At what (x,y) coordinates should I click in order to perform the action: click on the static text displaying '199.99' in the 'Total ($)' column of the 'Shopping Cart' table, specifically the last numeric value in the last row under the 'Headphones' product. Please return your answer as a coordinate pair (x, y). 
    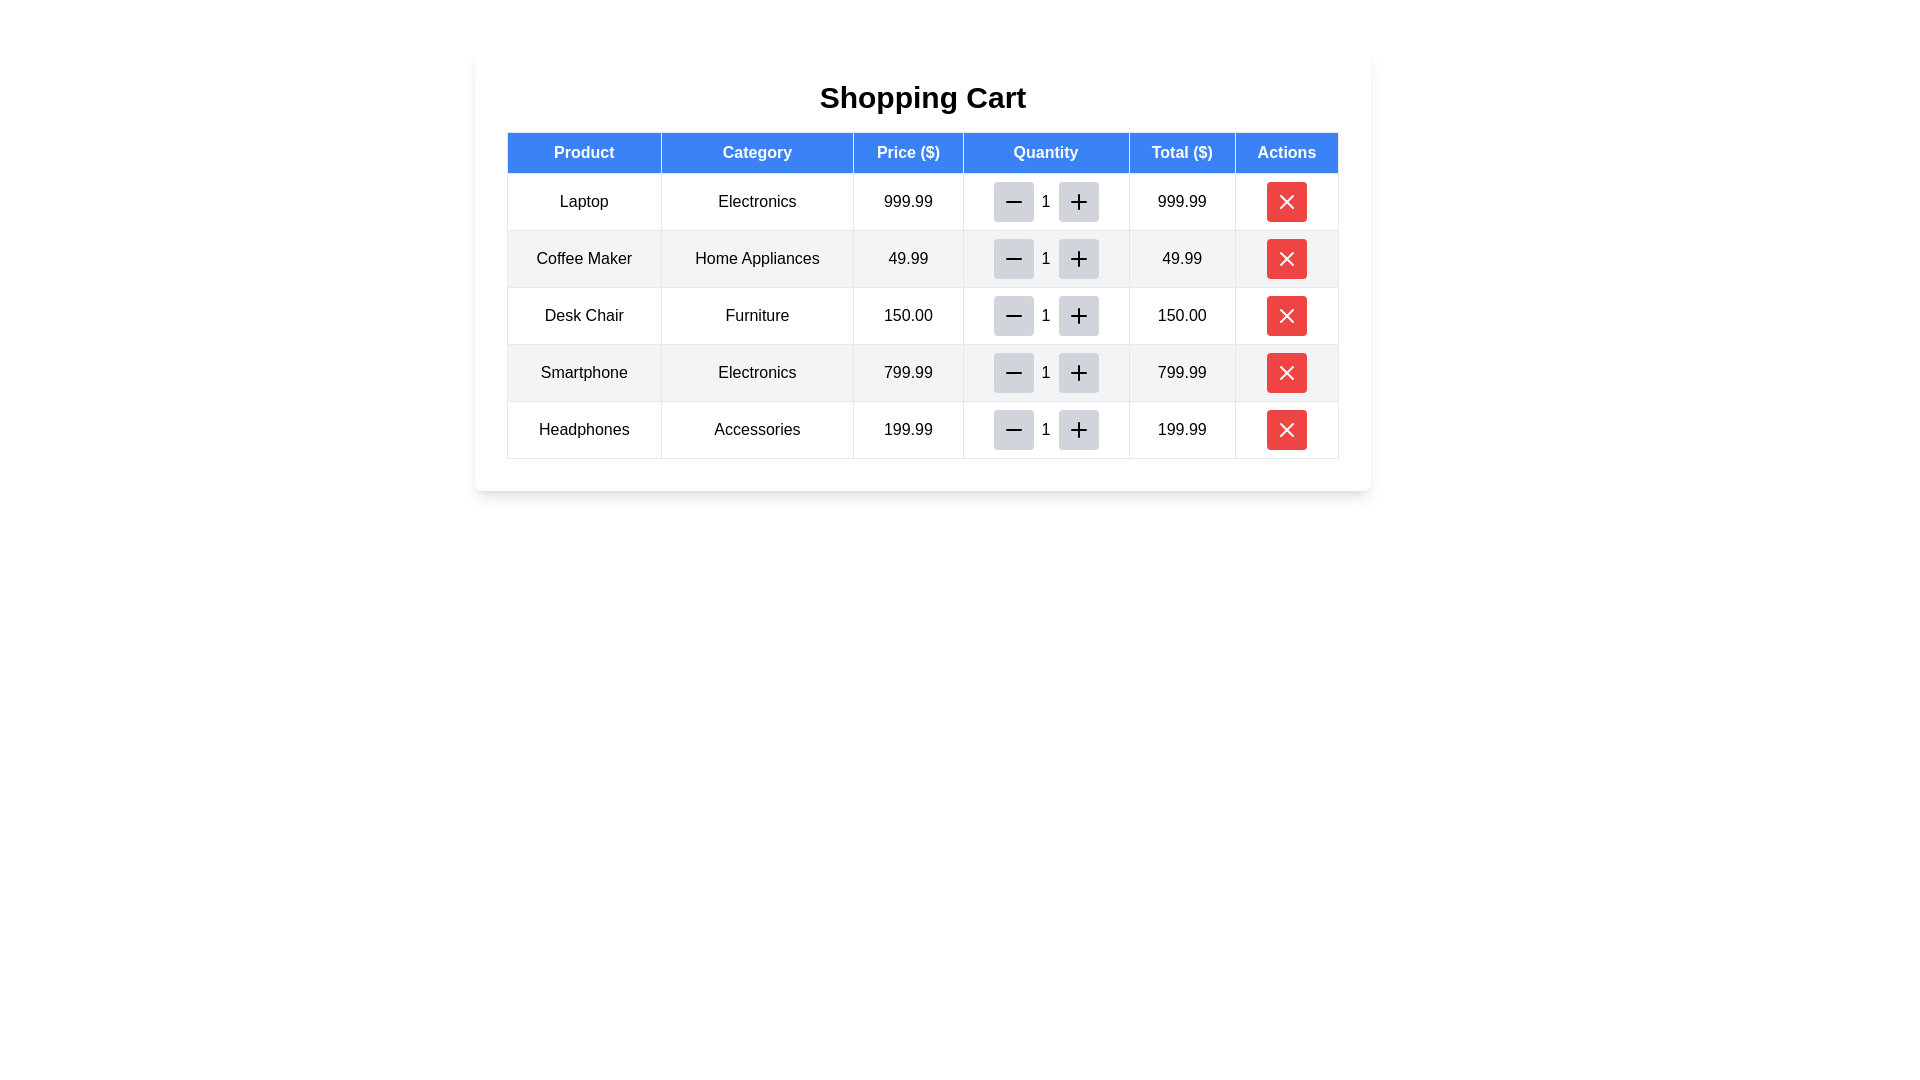
    Looking at the image, I should click on (1182, 428).